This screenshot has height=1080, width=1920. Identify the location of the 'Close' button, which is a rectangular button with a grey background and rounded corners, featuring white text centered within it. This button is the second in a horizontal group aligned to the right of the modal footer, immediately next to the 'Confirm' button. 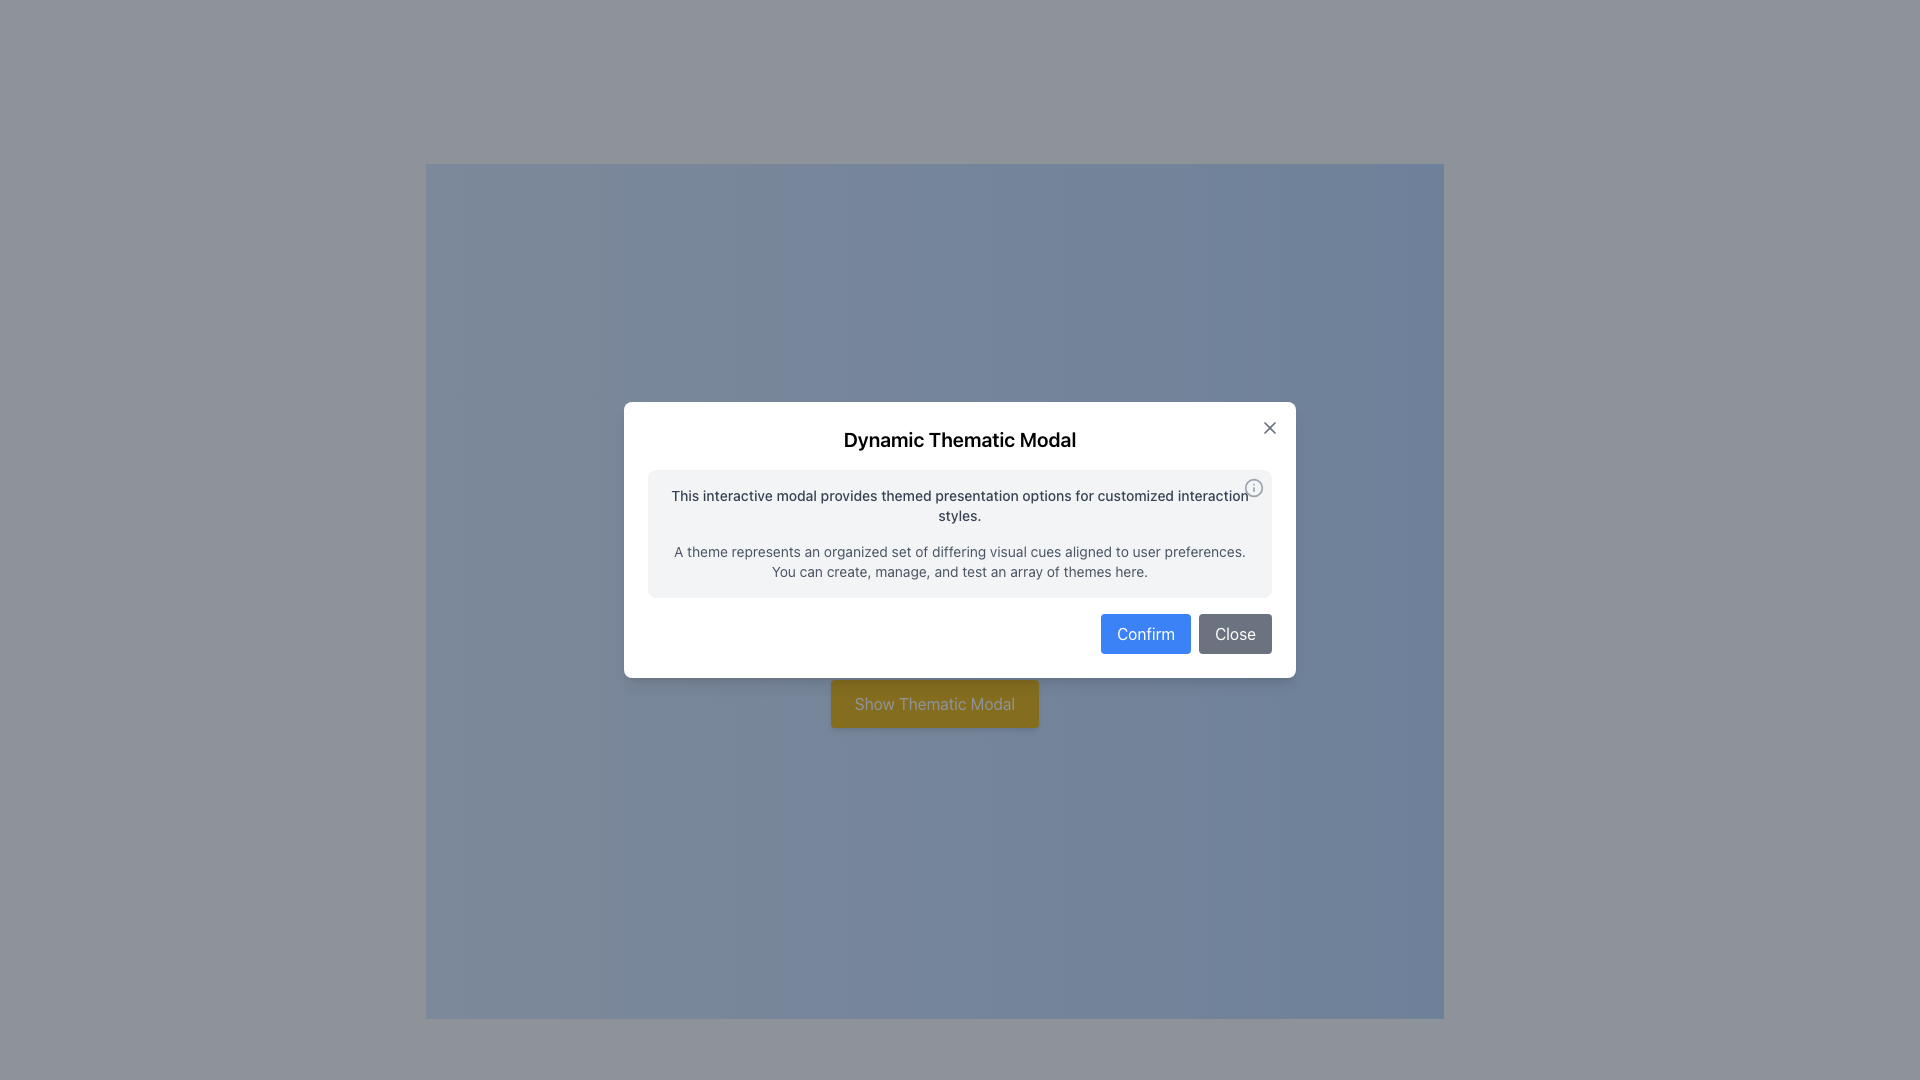
(1234, 633).